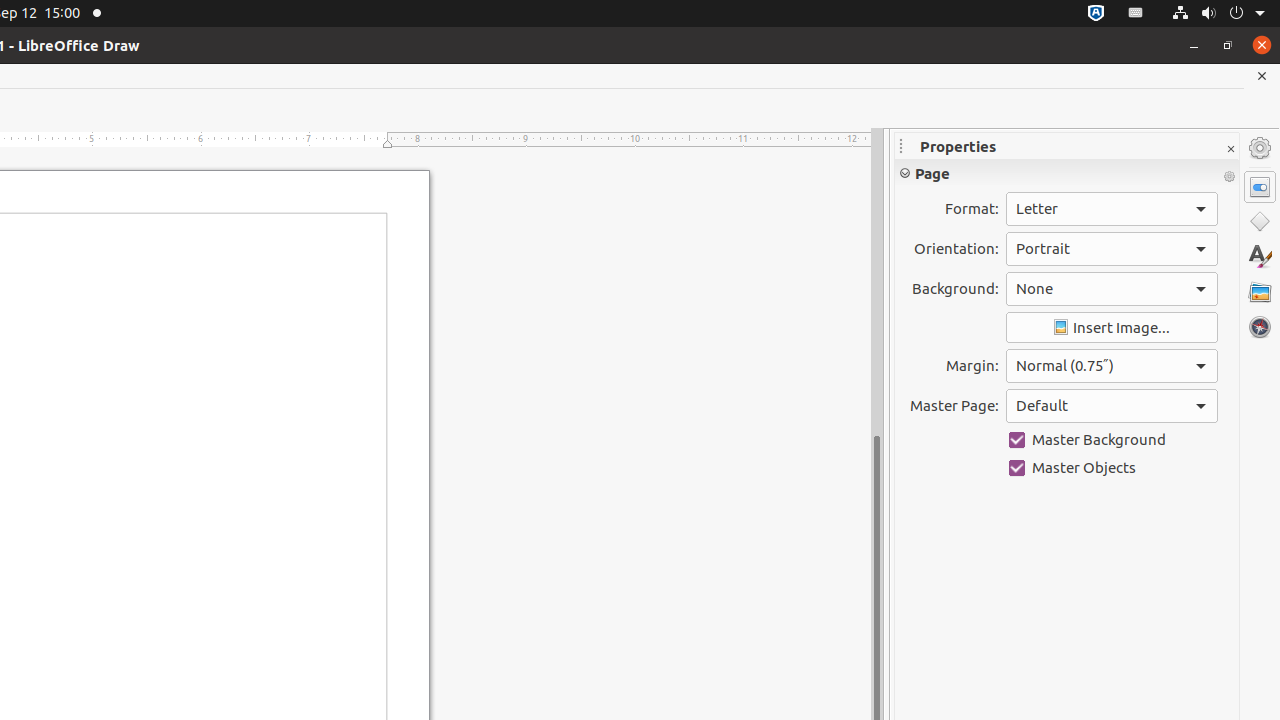 The width and height of the screenshot is (1280, 720). What do you see at coordinates (1110, 209) in the screenshot?
I see `'Format:'` at bounding box center [1110, 209].